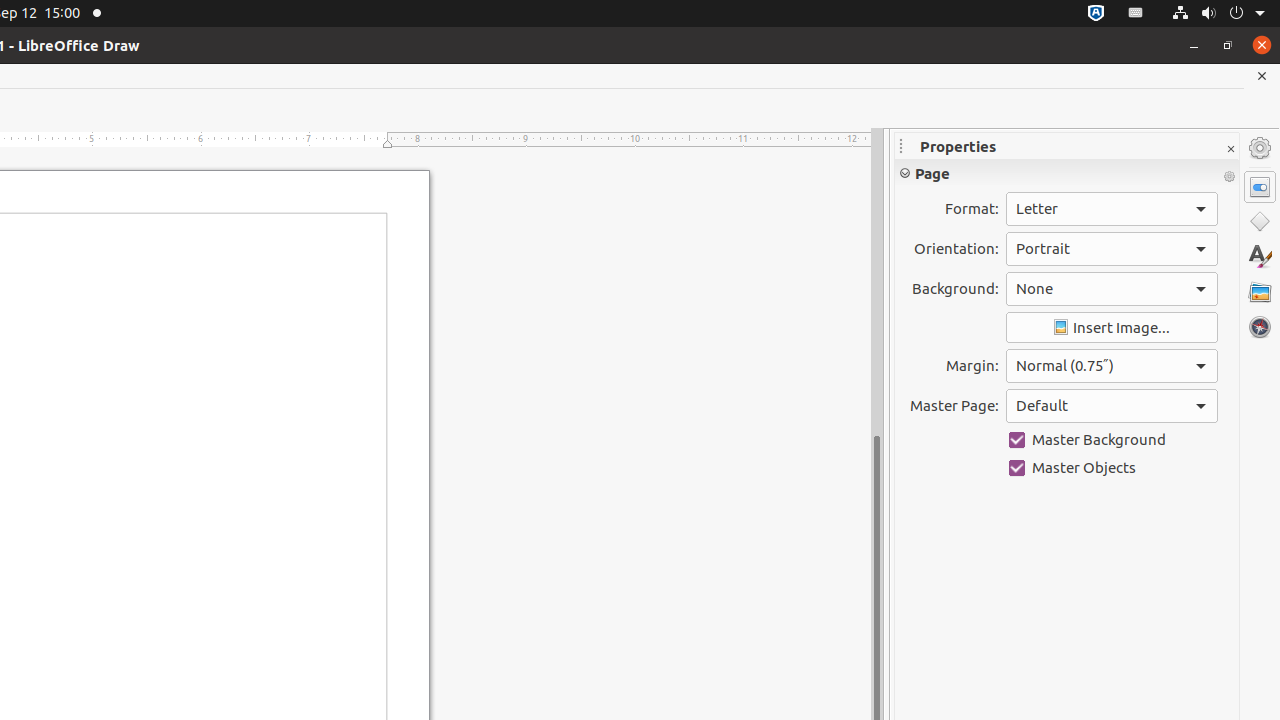 The width and height of the screenshot is (1280, 720). What do you see at coordinates (1110, 209) in the screenshot?
I see `'Format:'` at bounding box center [1110, 209].